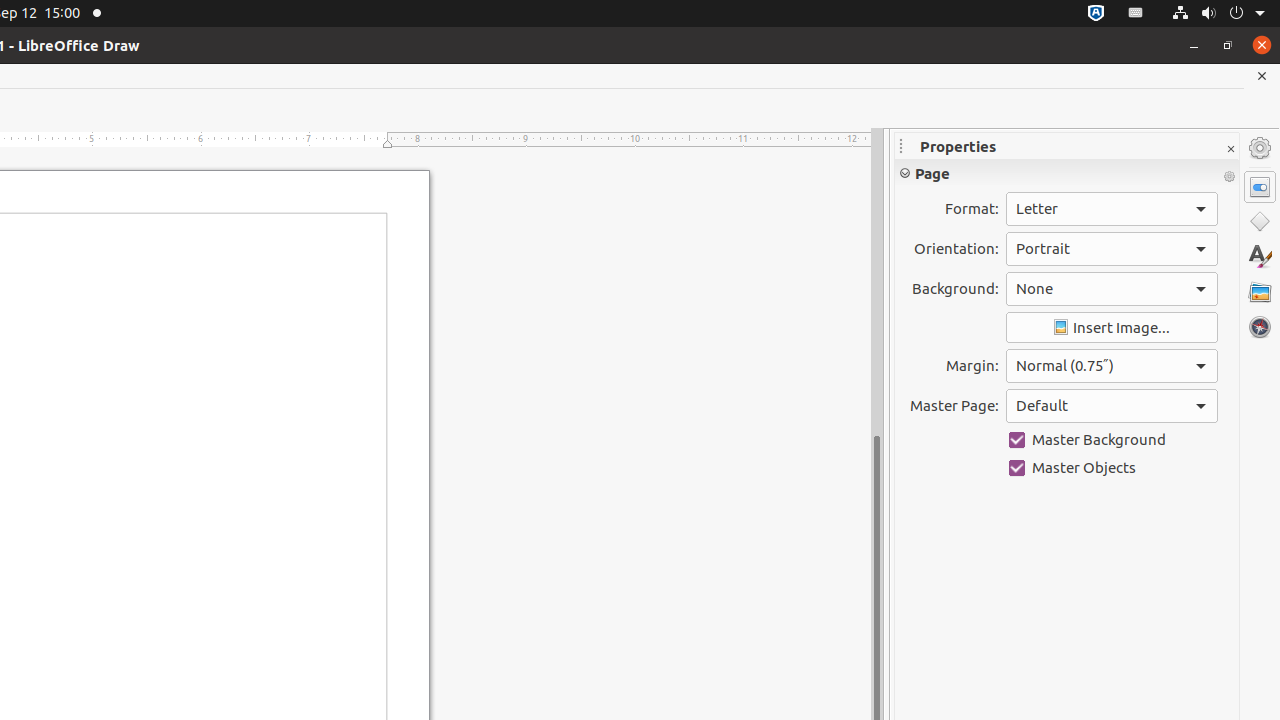 The width and height of the screenshot is (1280, 720). What do you see at coordinates (1110, 209) in the screenshot?
I see `'Format:'` at bounding box center [1110, 209].